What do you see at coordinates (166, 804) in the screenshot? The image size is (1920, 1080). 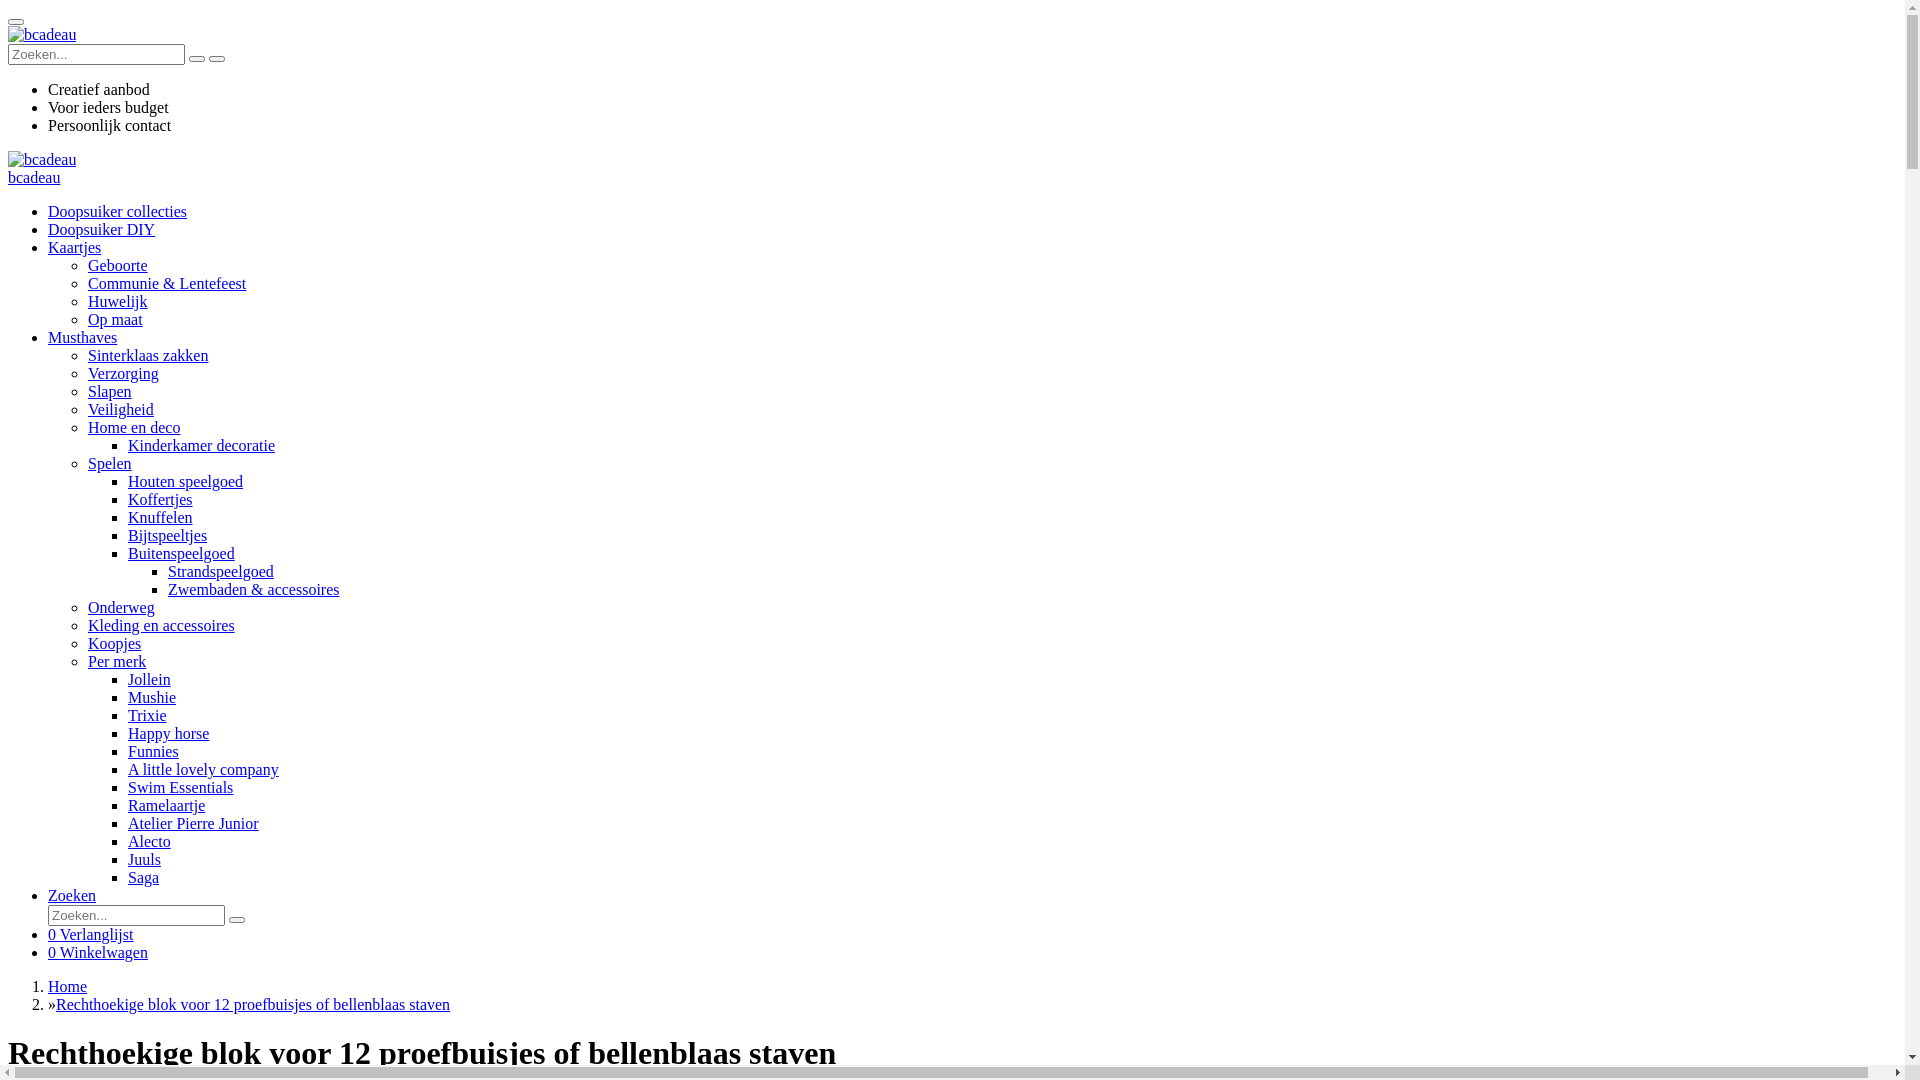 I see `'Ramelaartje'` at bounding box center [166, 804].